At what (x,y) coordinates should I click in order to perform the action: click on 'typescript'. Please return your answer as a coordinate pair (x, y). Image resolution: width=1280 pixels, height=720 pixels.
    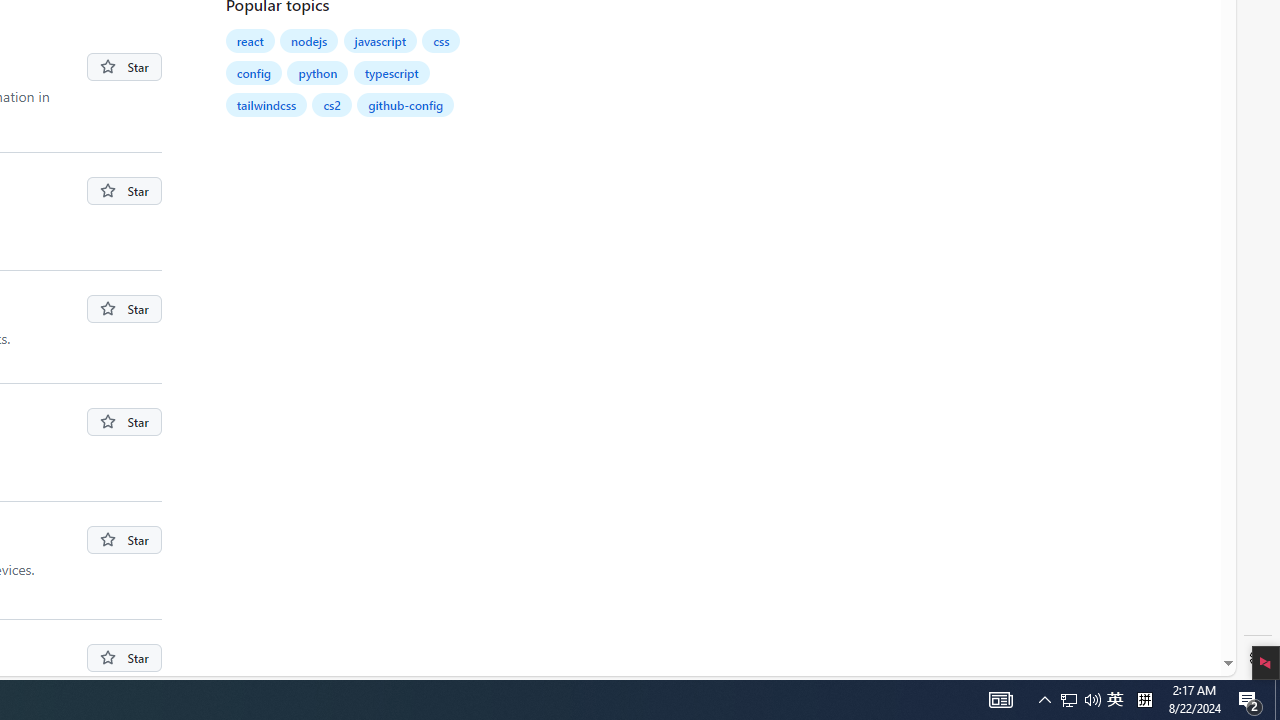
    Looking at the image, I should click on (391, 72).